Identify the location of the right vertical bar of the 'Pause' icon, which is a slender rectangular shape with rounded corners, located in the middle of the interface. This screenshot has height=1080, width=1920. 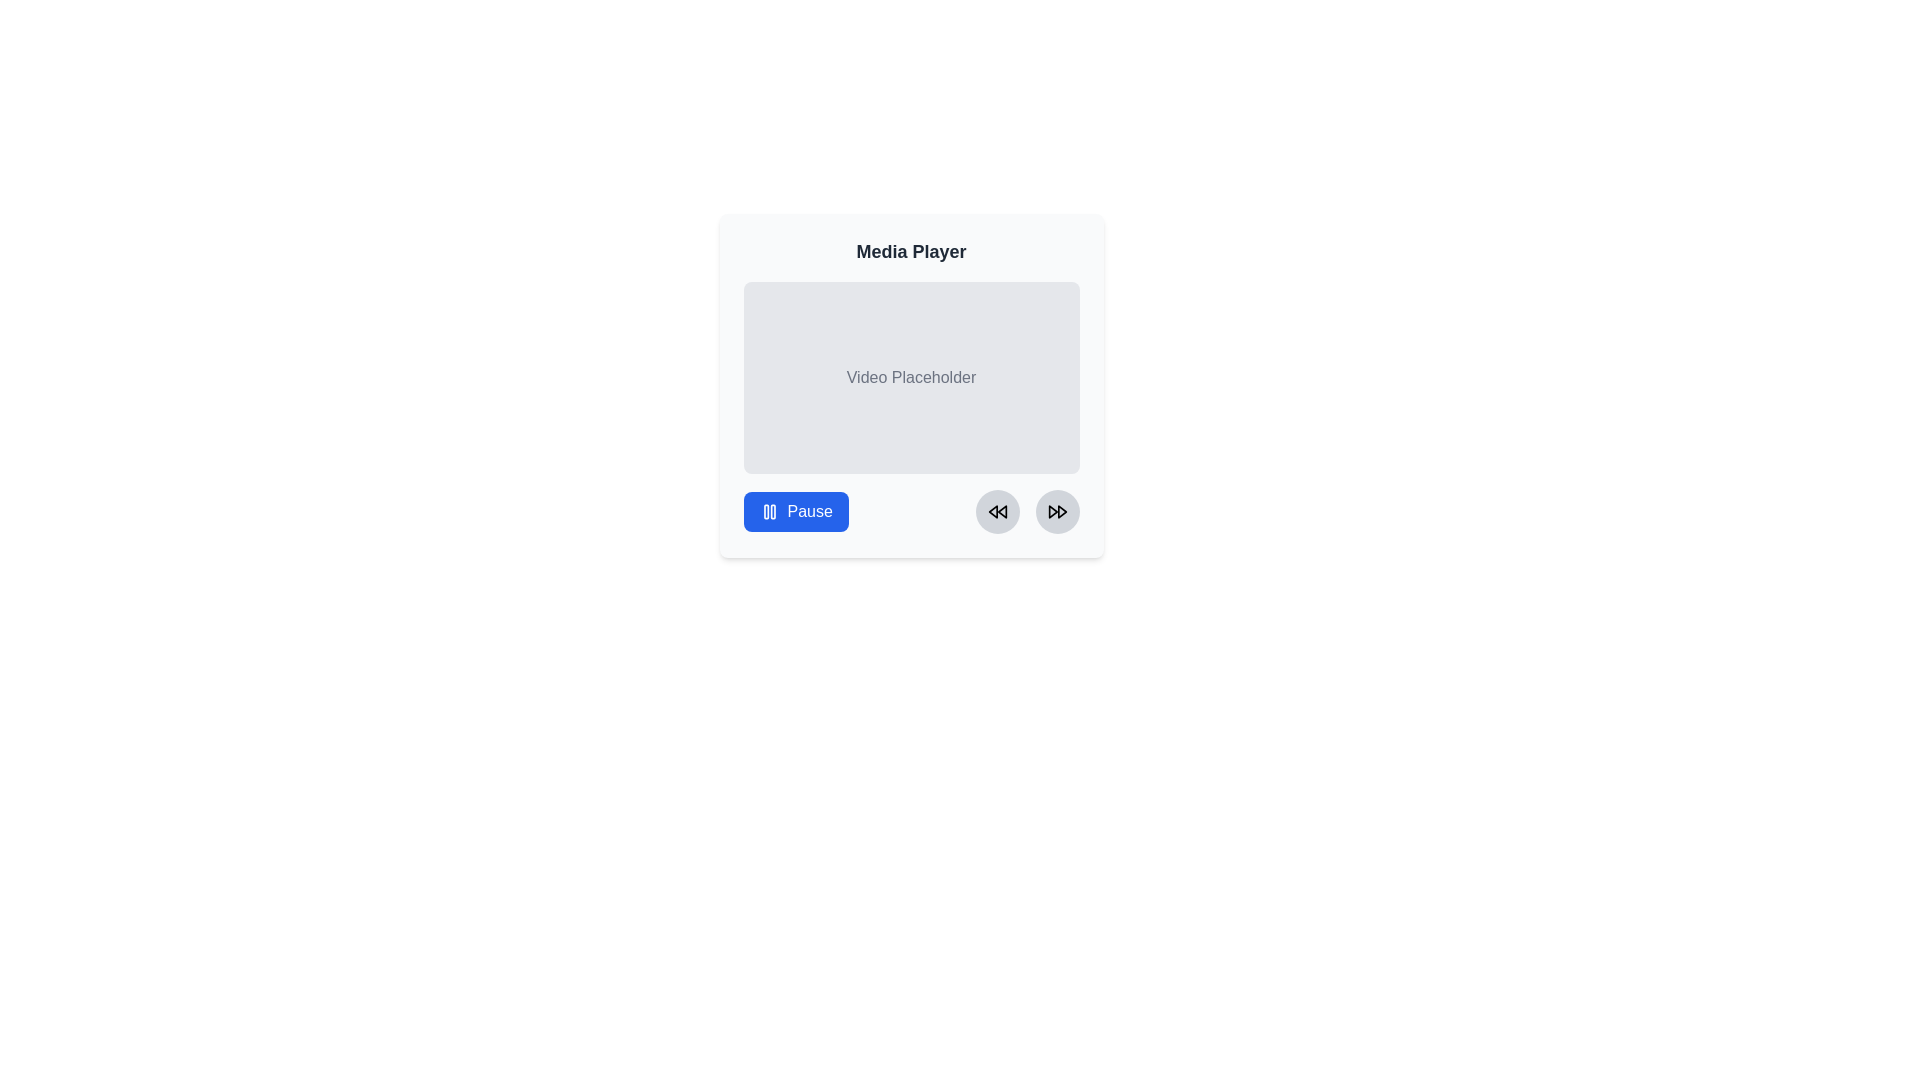
(771, 511).